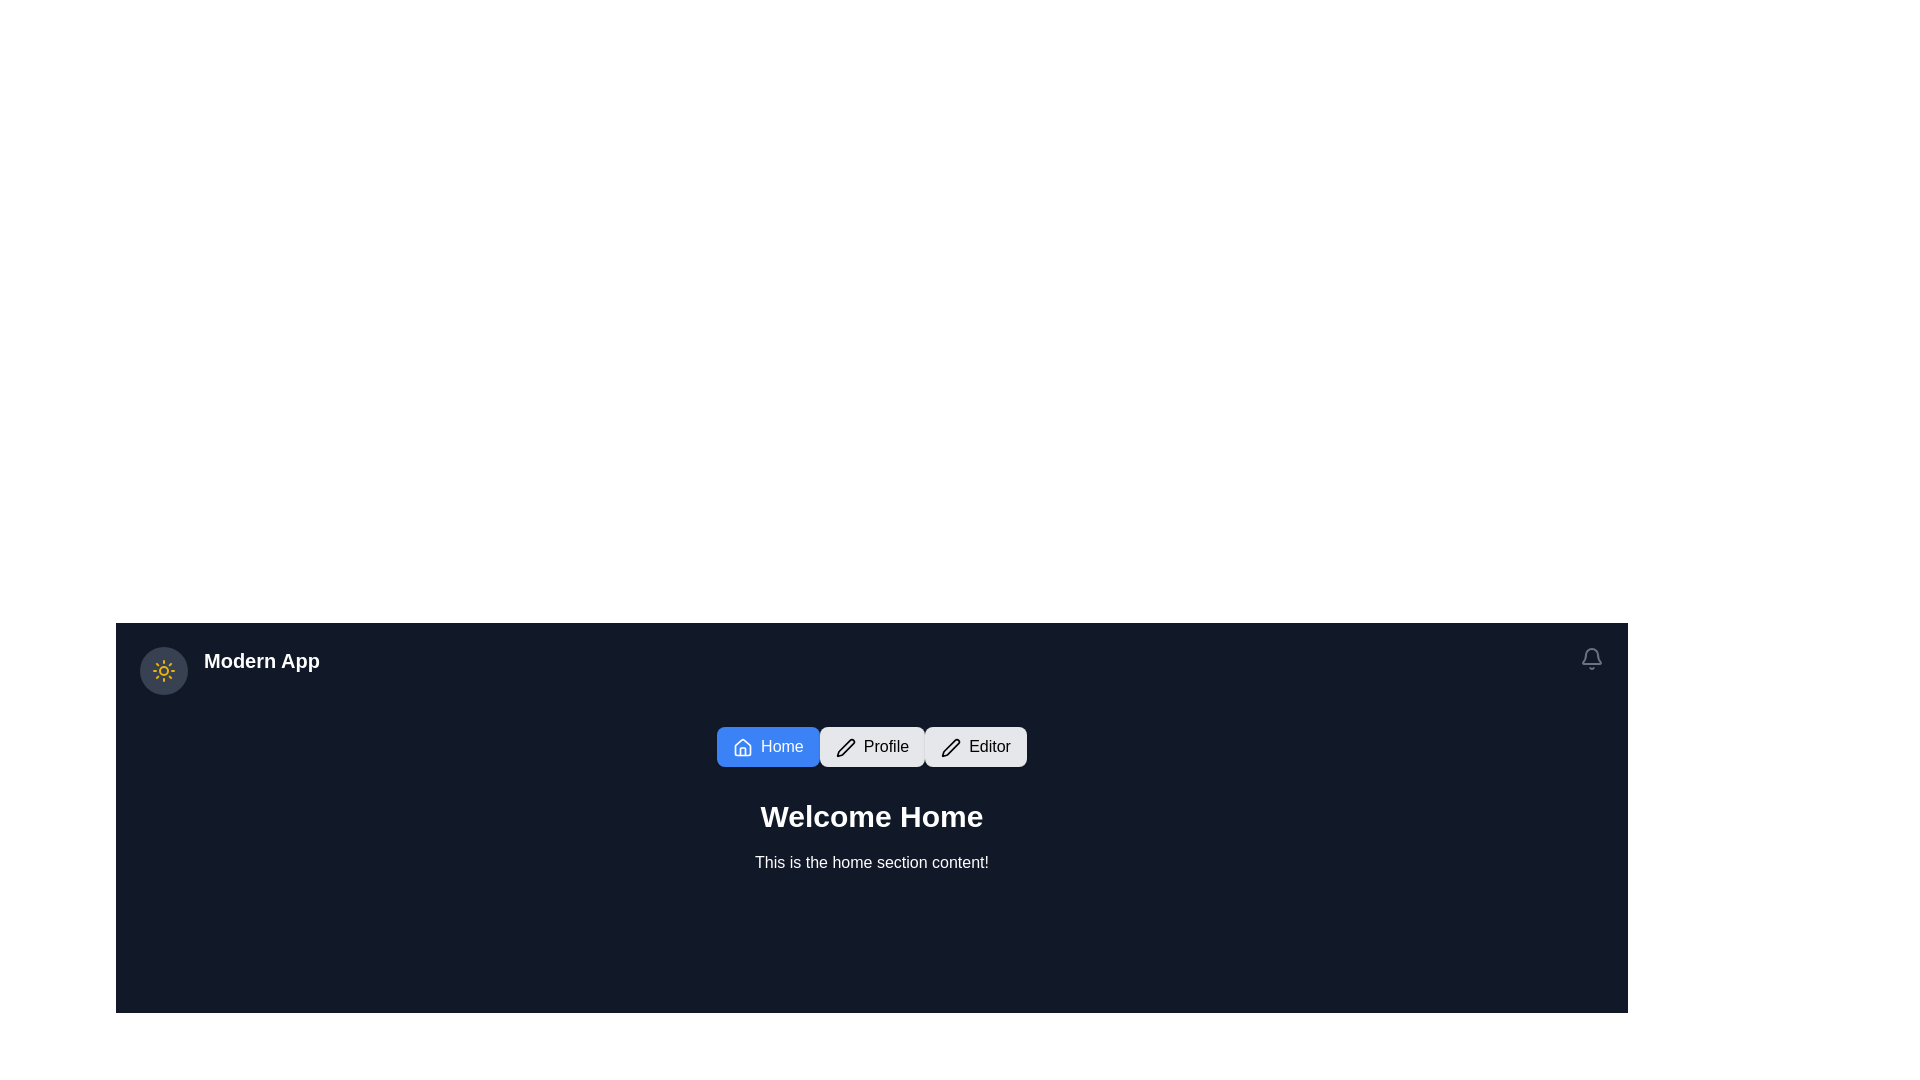 This screenshot has height=1080, width=1920. What do you see at coordinates (872, 817) in the screenshot?
I see `the Header or Title Text that serves as a welcoming message to users, located at the middle-bottom portion of the visible area` at bounding box center [872, 817].